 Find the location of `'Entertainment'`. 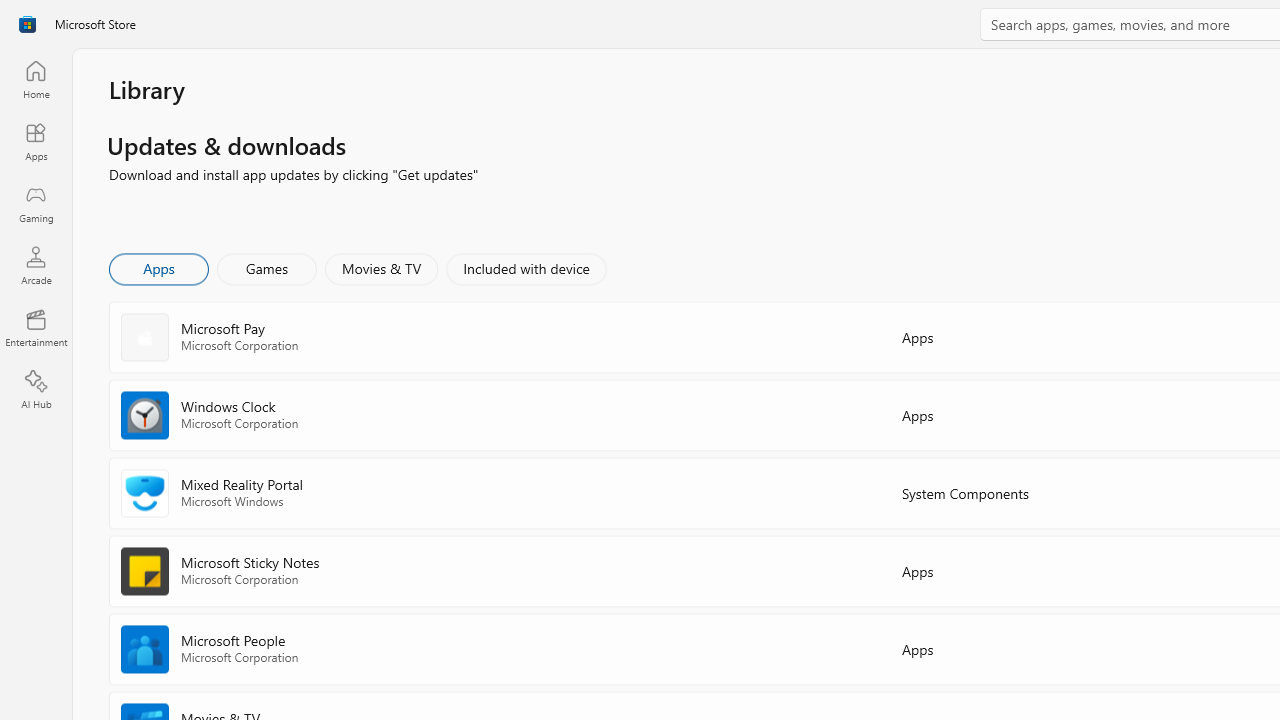

'Entertainment' is located at coordinates (35, 326).